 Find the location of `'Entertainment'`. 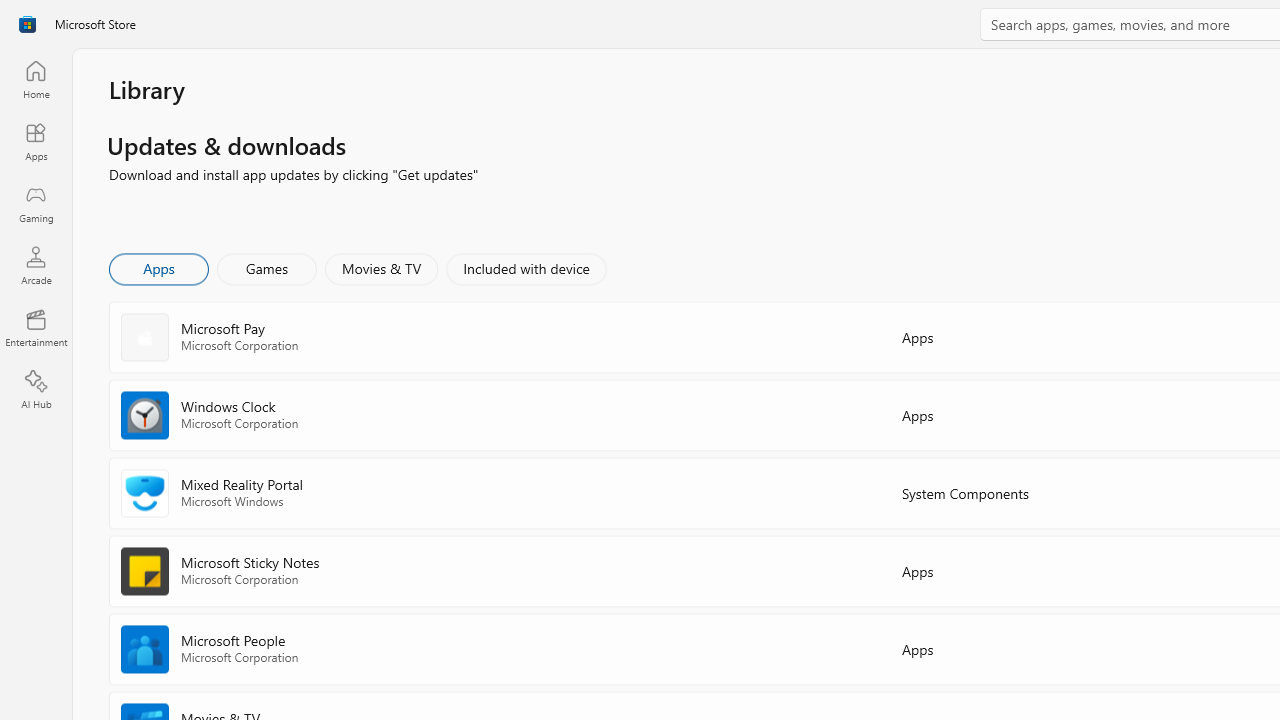

'Entertainment' is located at coordinates (35, 326).